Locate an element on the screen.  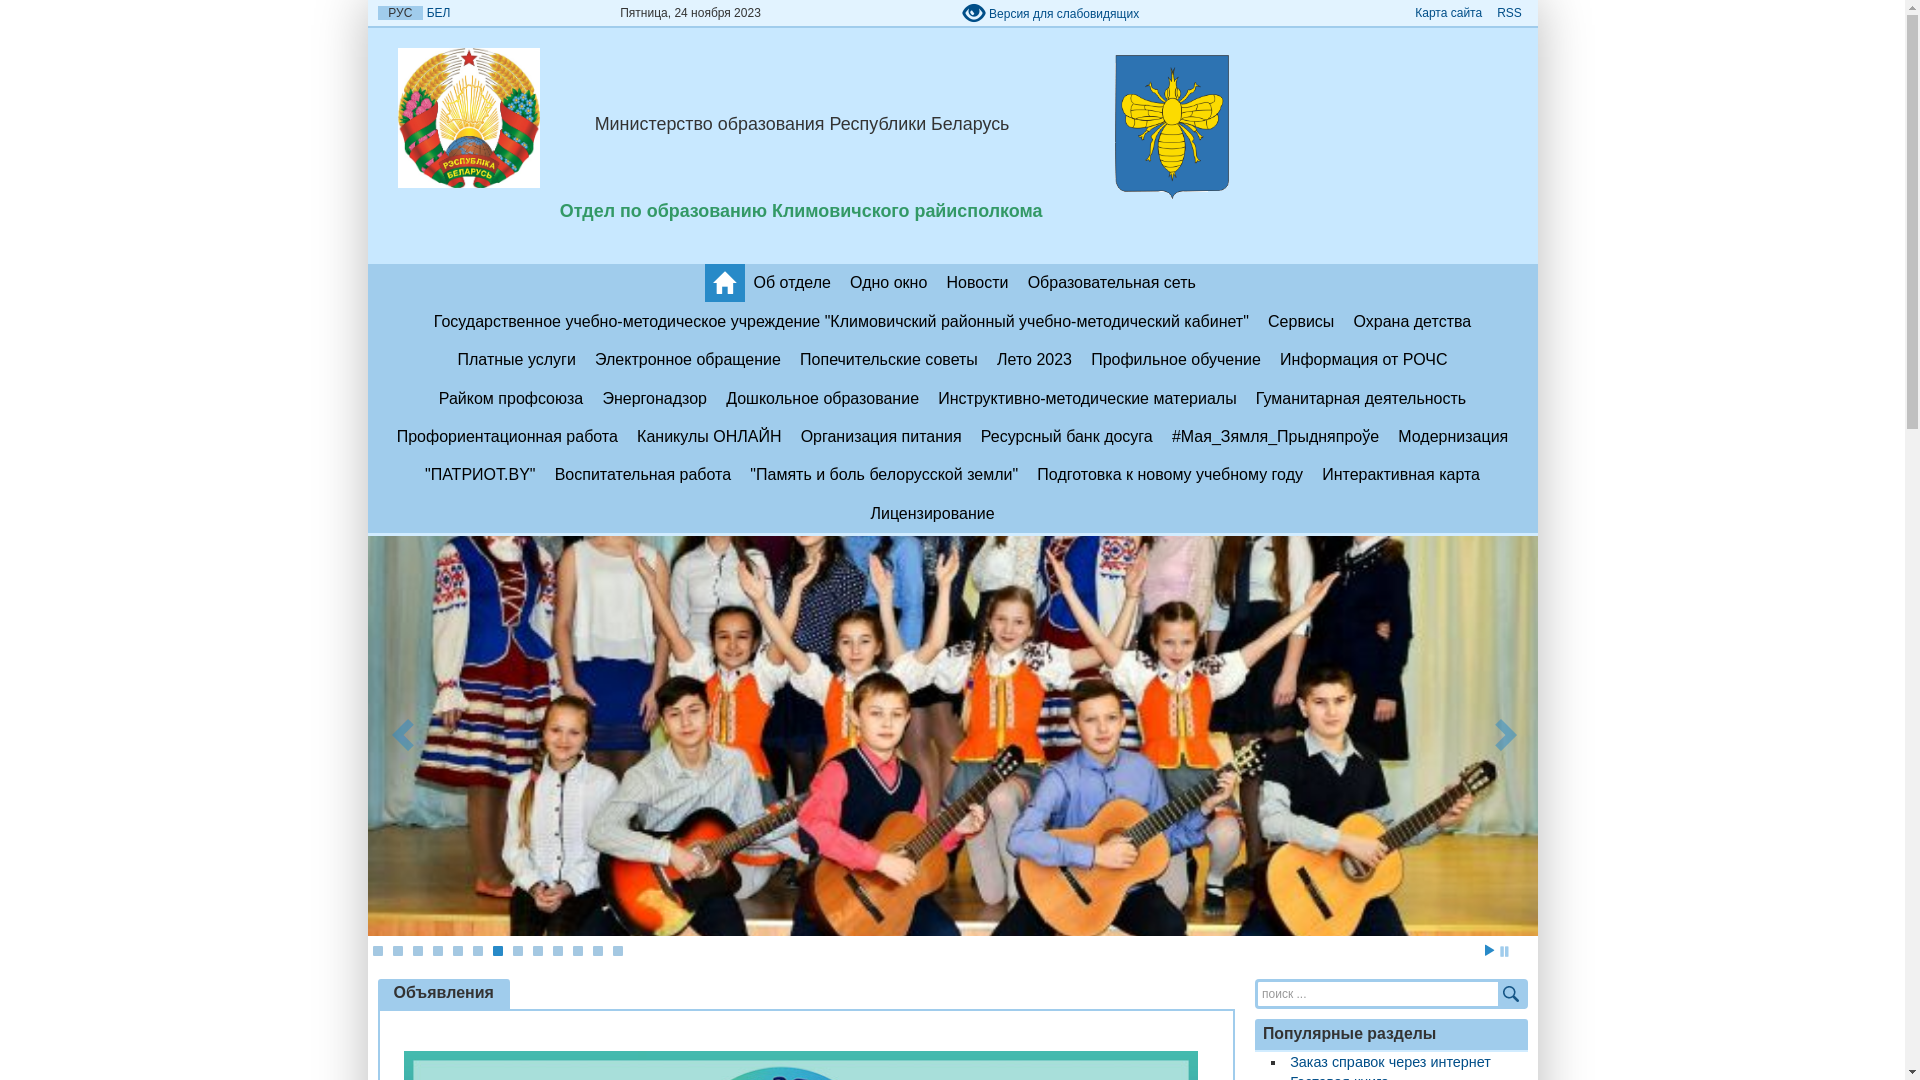
'5' is located at coordinates (455, 950).